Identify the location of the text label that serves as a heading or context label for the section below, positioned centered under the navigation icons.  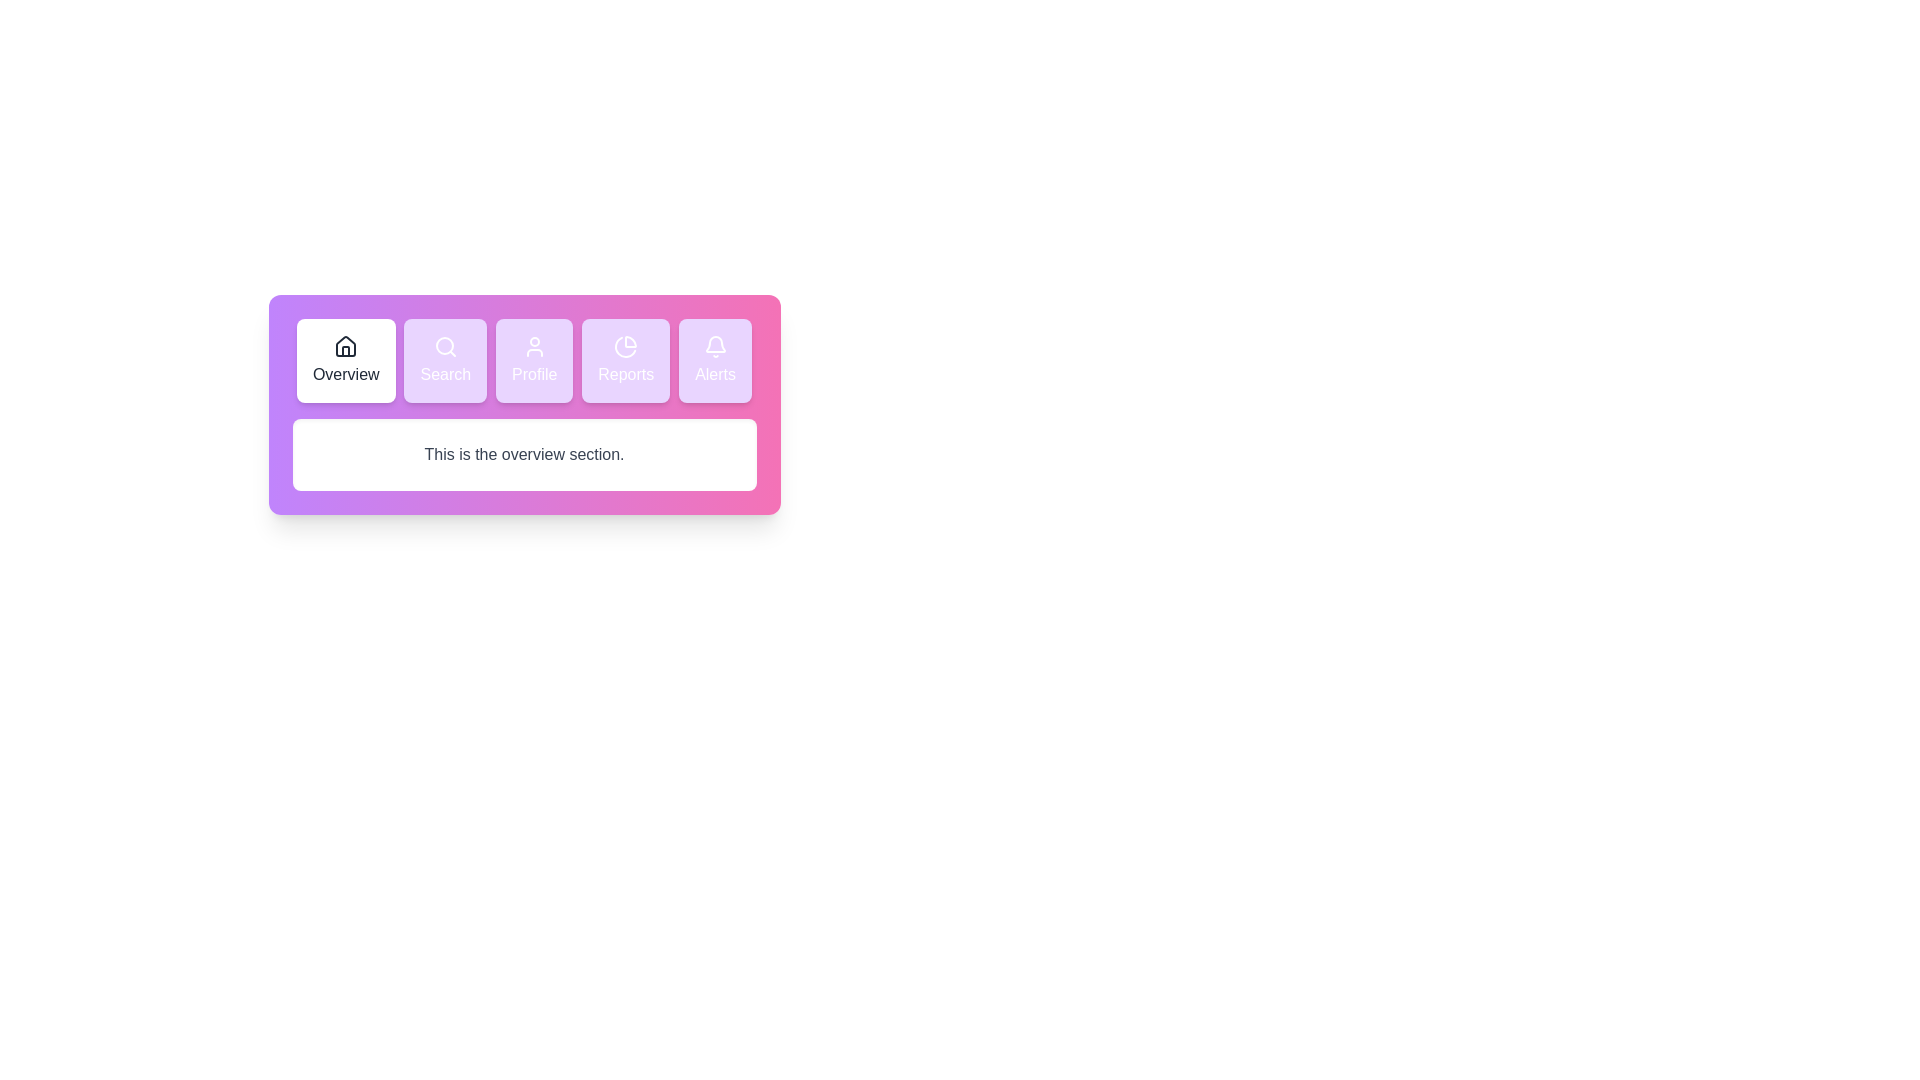
(524, 455).